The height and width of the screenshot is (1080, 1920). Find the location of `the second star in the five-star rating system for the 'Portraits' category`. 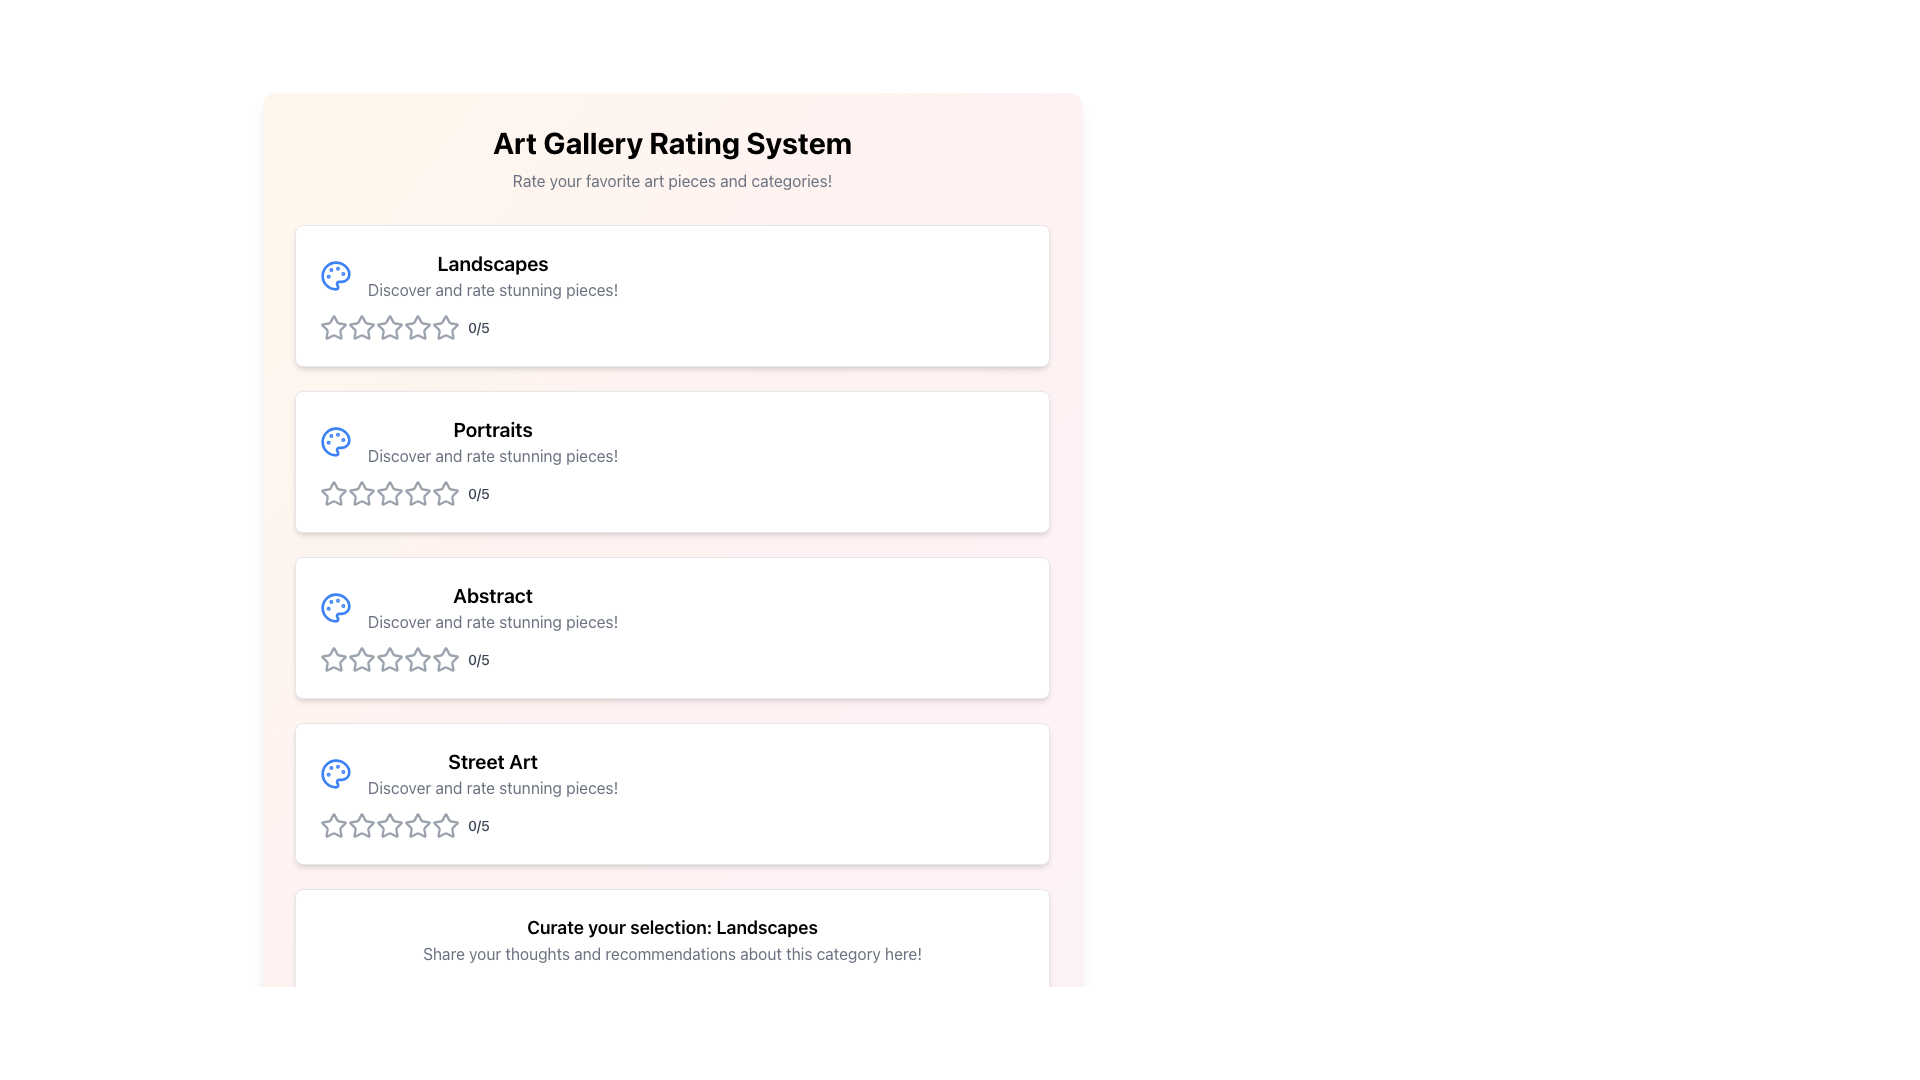

the second star in the five-star rating system for the 'Portraits' category is located at coordinates (389, 493).